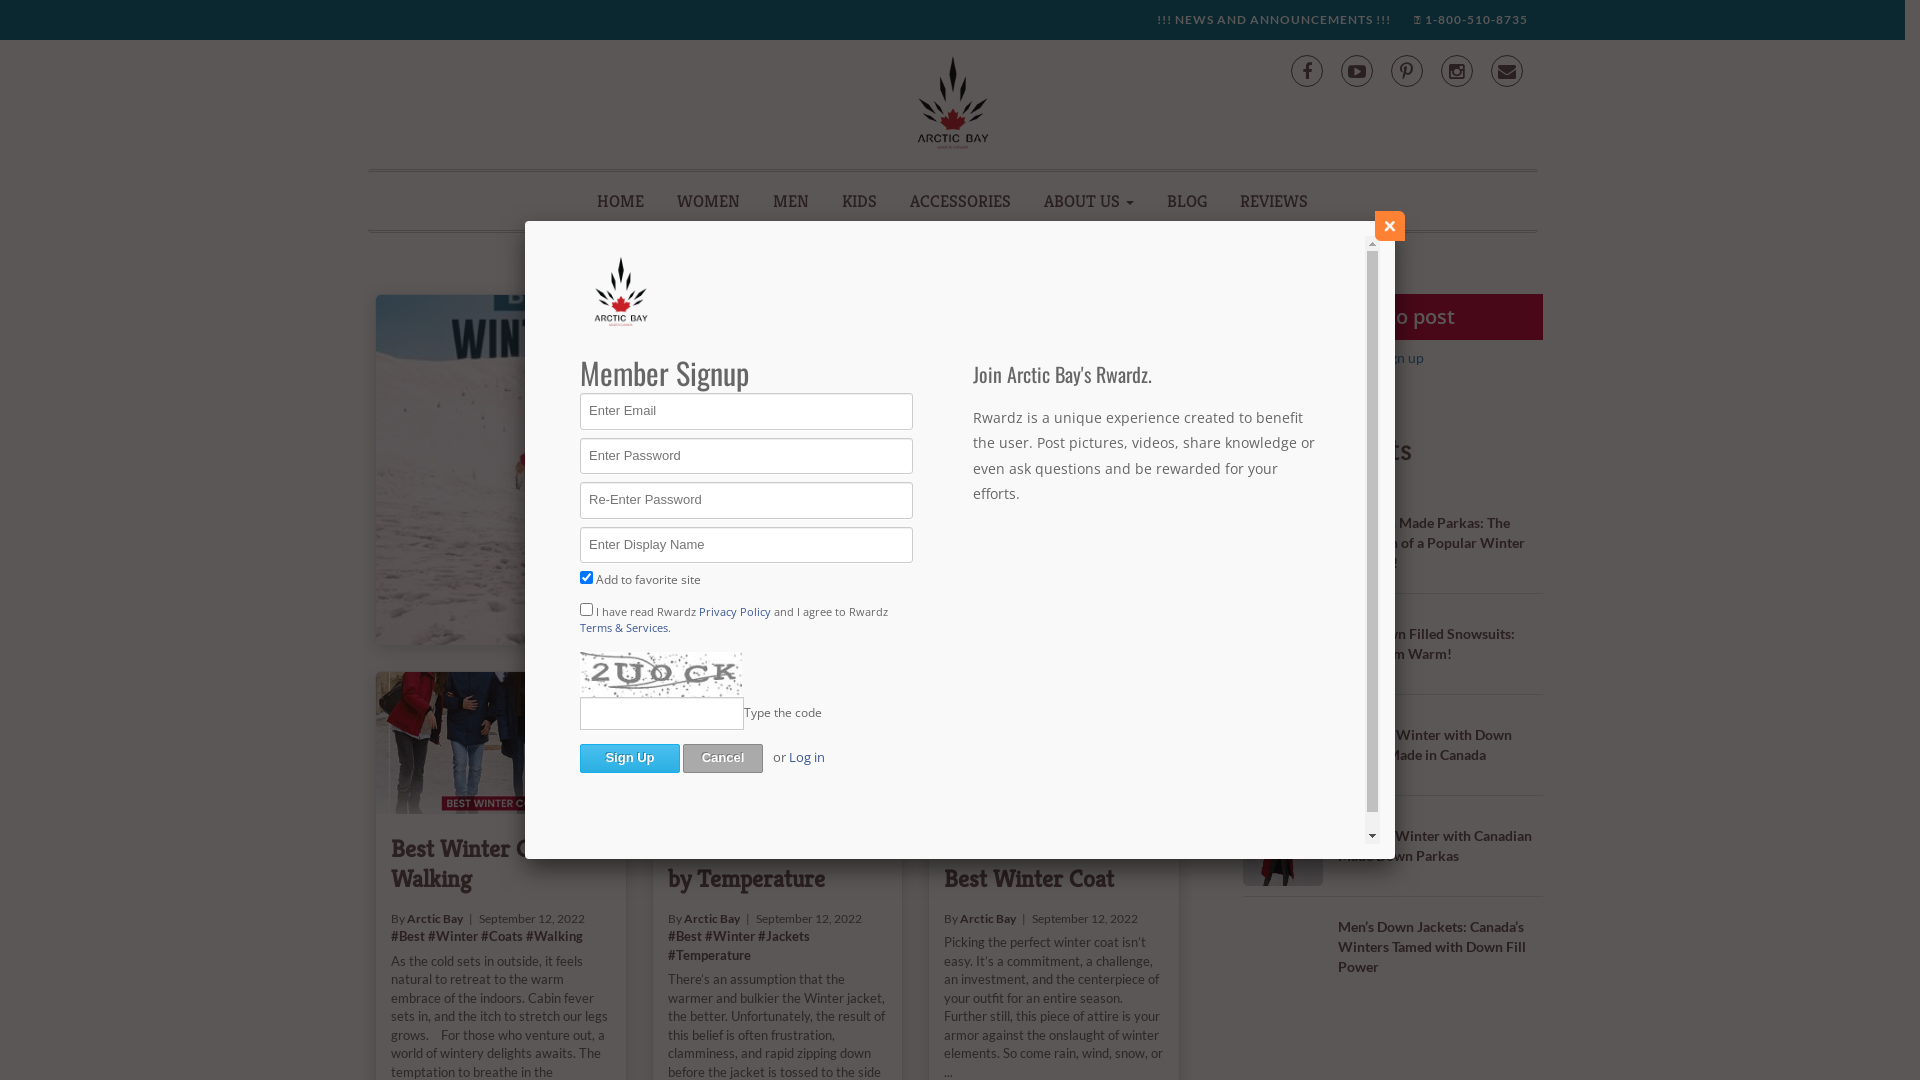 This screenshot has height=1080, width=1920. I want to click on 'How to Choose the Best Winter Coat', so click(1037, 863).